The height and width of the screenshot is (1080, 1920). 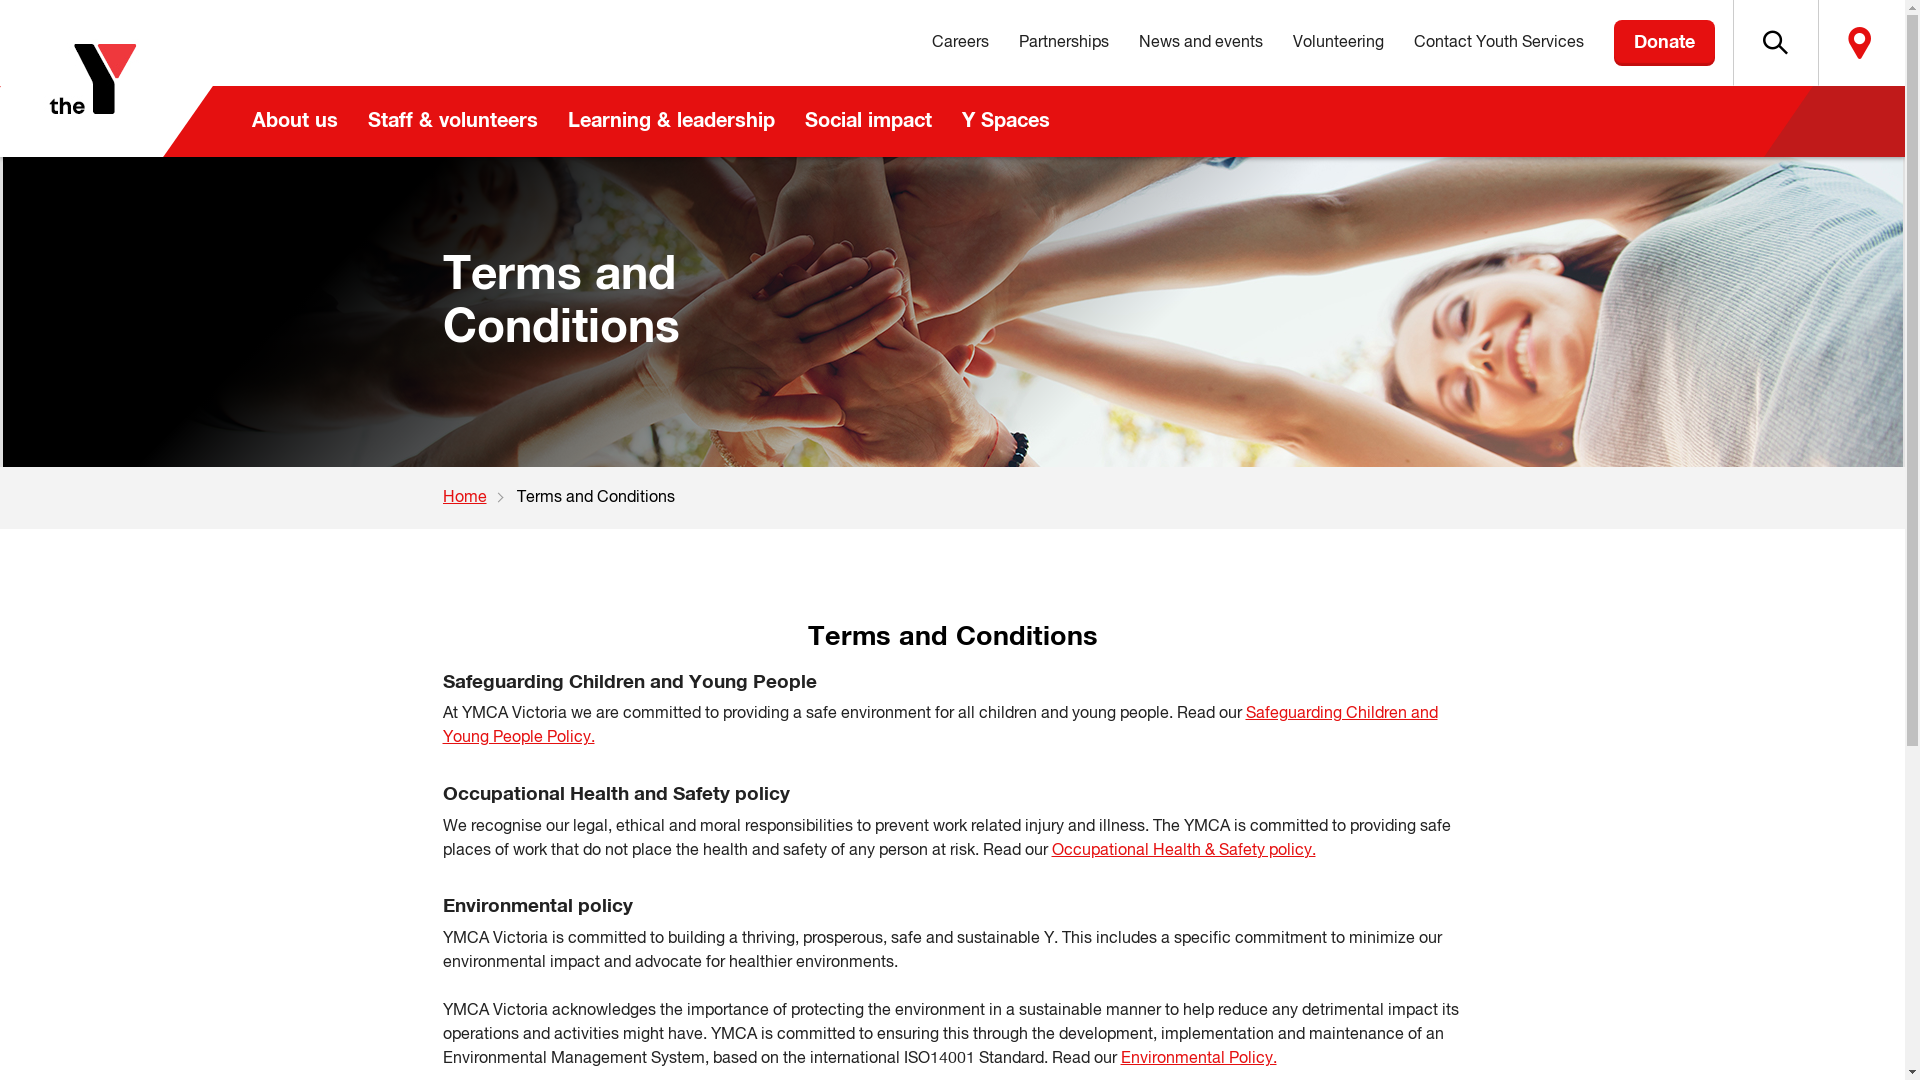 I want to click on 'Contact Youth Services', so click(x=1497, y=42).